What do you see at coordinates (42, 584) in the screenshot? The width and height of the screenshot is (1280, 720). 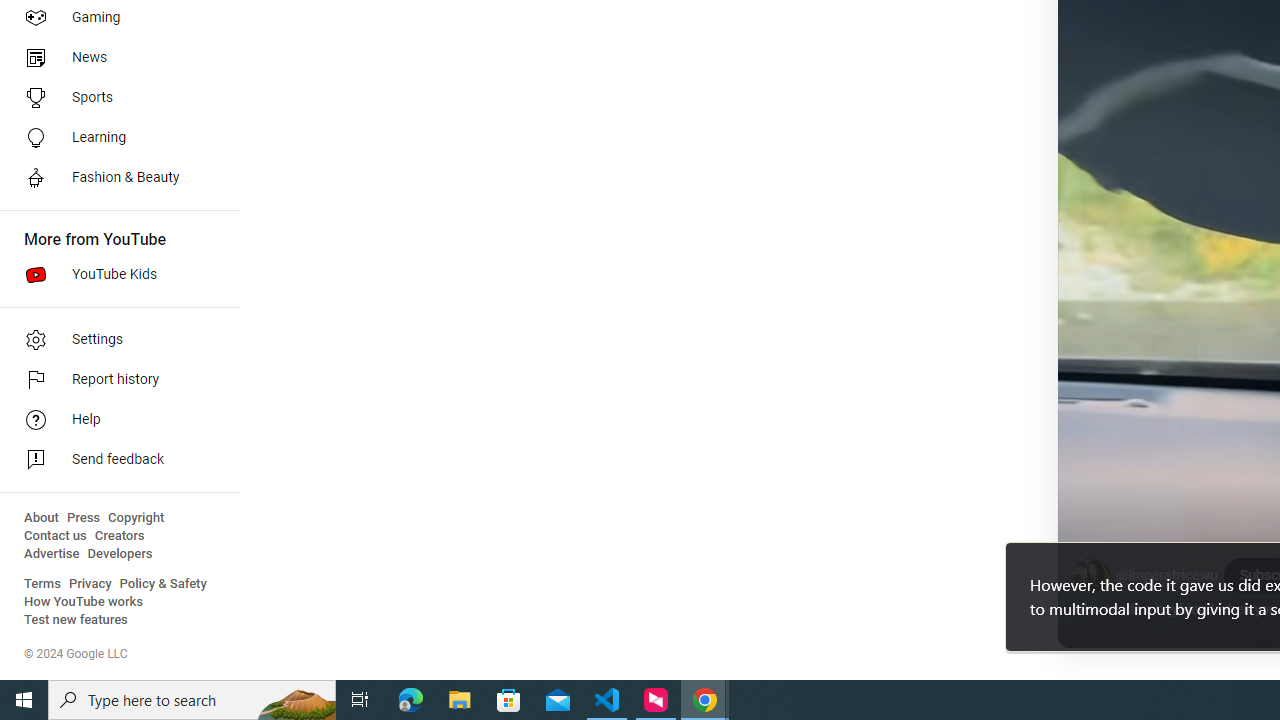 I see `'Terms'` at bounding box center [42, 584].